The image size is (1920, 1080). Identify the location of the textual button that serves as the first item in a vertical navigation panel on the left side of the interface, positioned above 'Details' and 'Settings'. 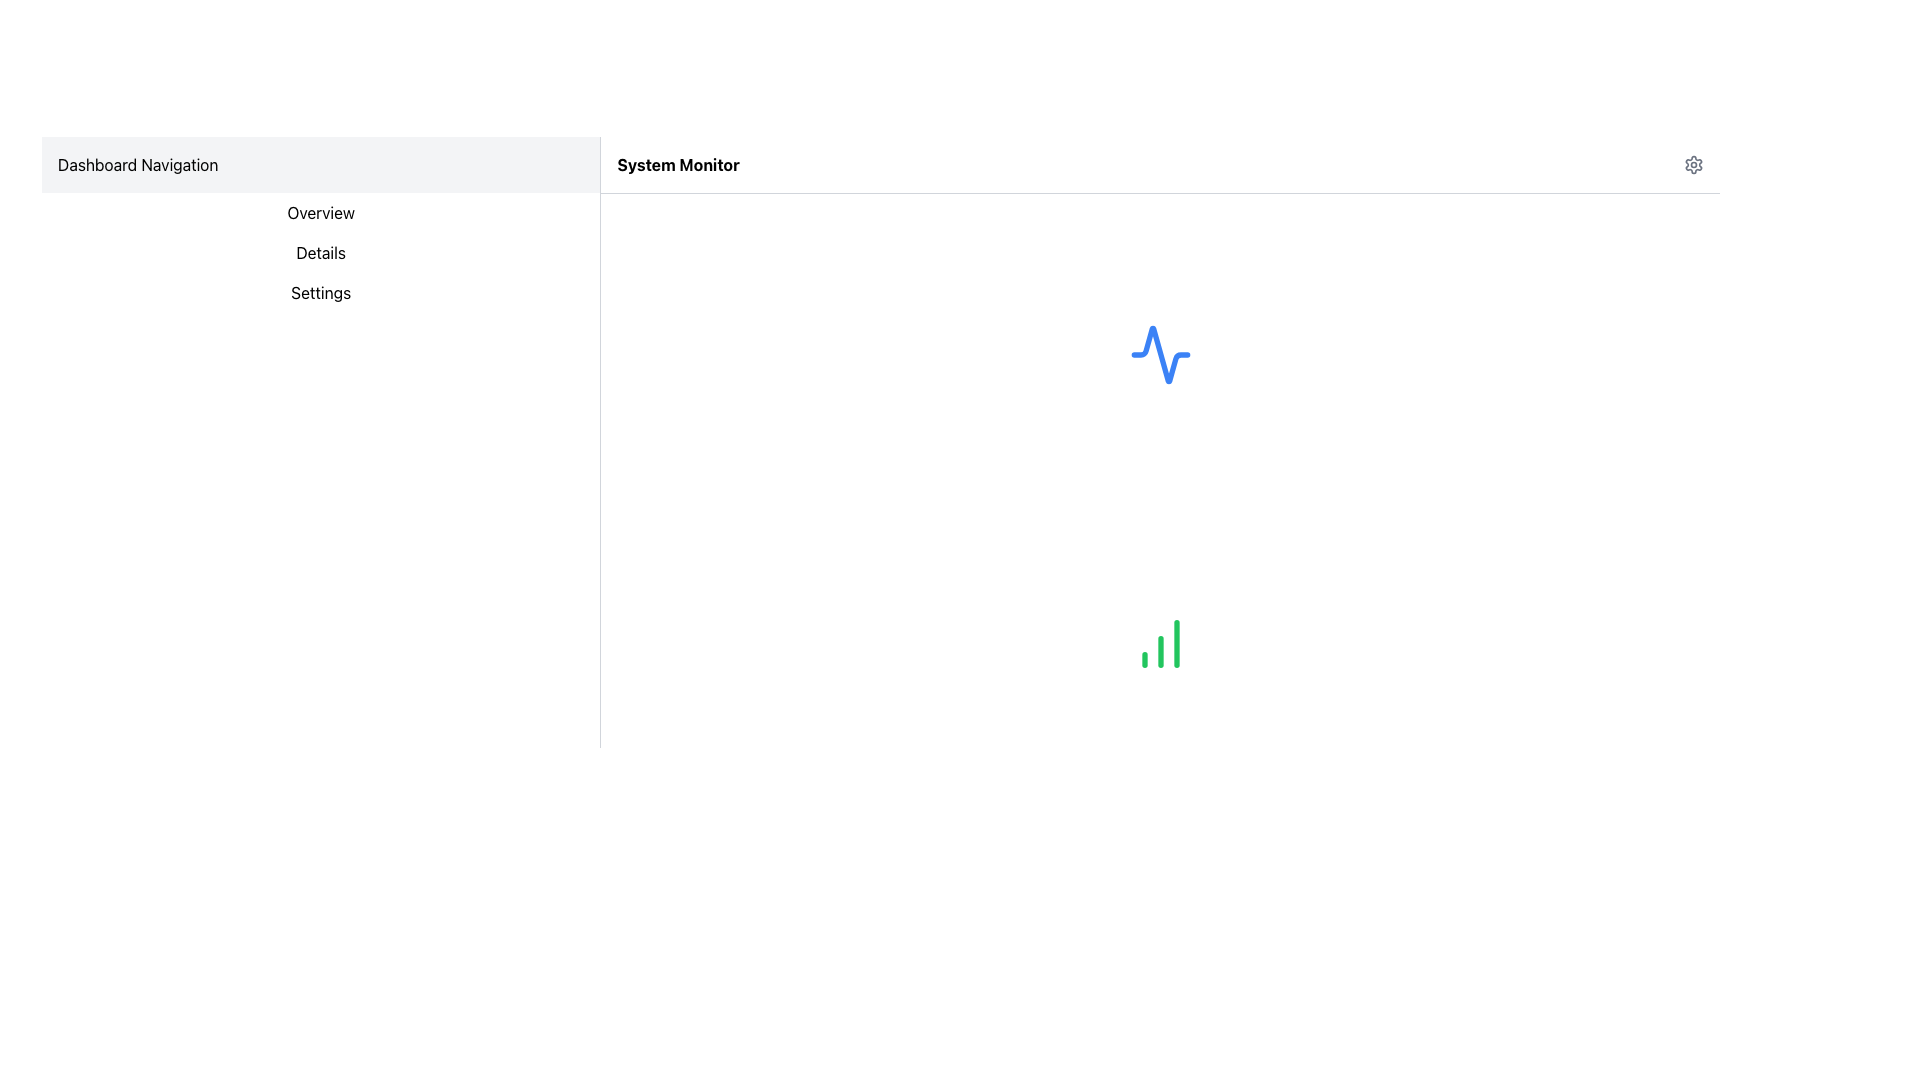
(321, 212).